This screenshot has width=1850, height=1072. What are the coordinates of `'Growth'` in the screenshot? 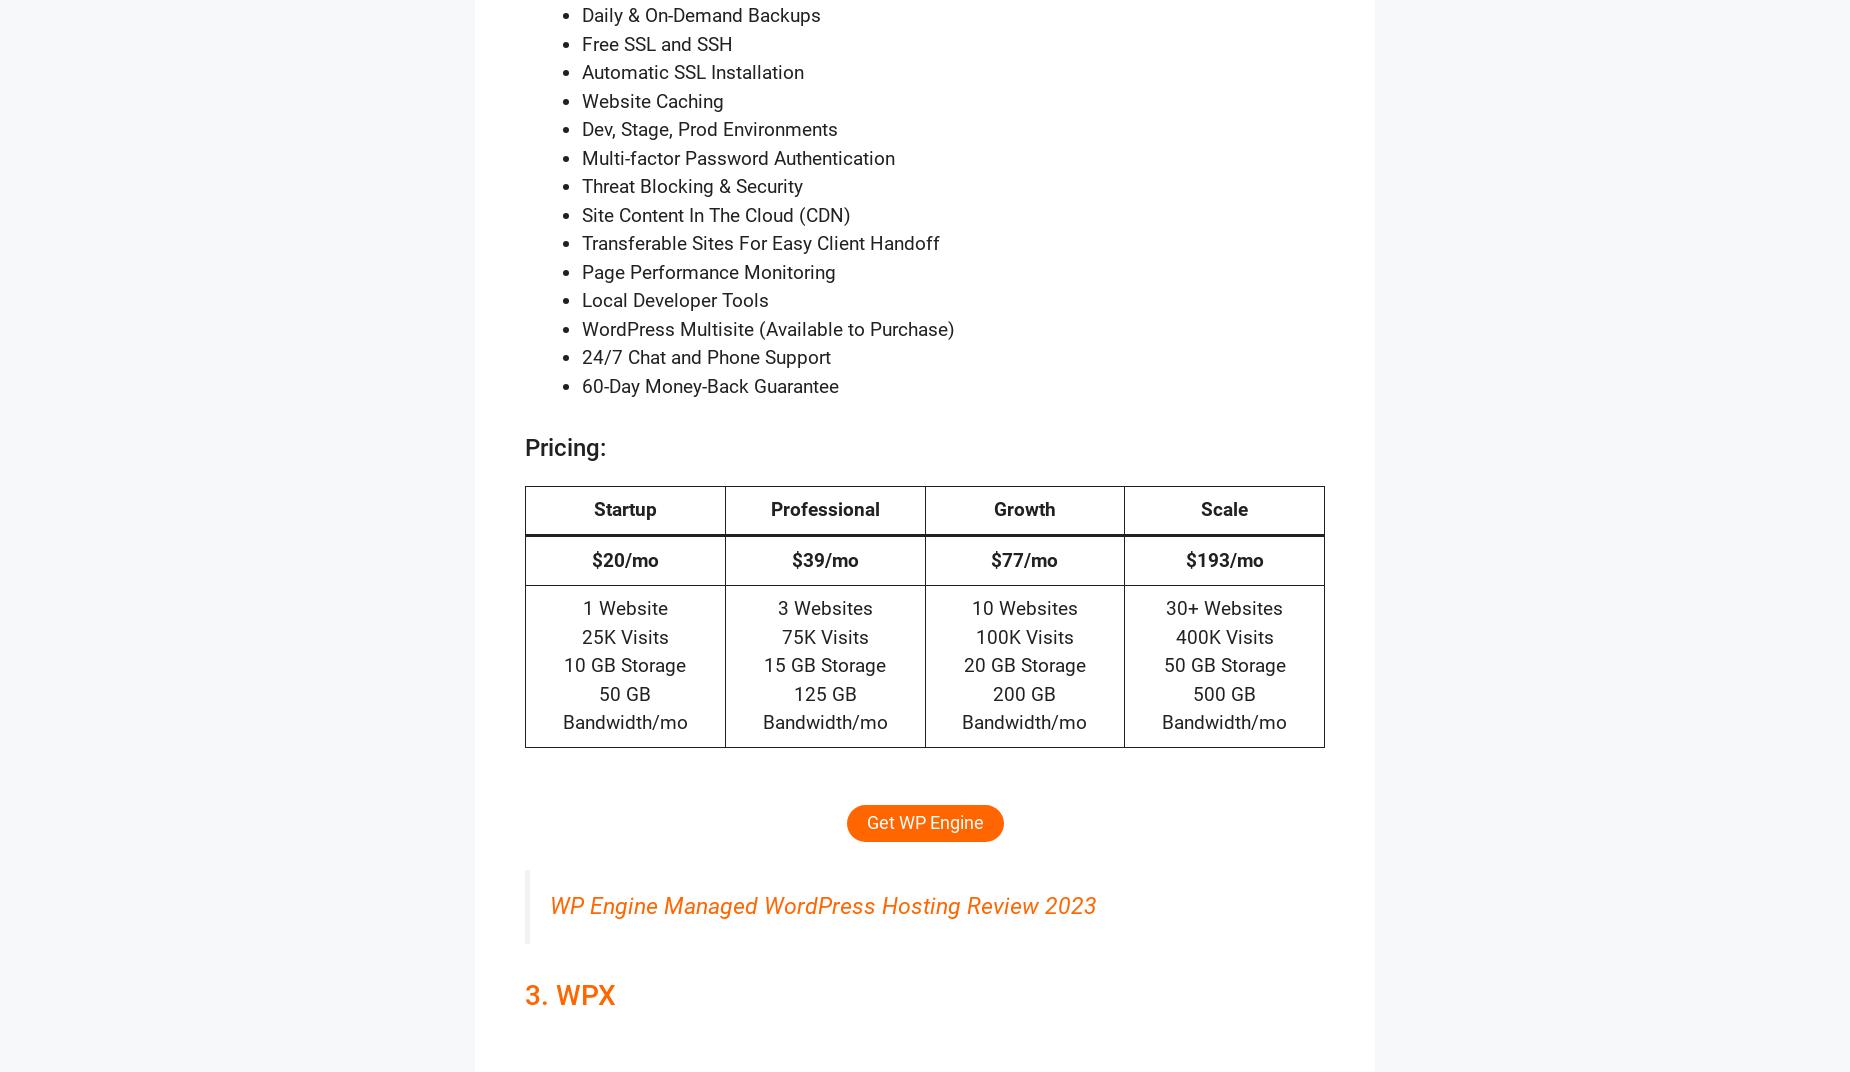 It's located at (1022, 509).